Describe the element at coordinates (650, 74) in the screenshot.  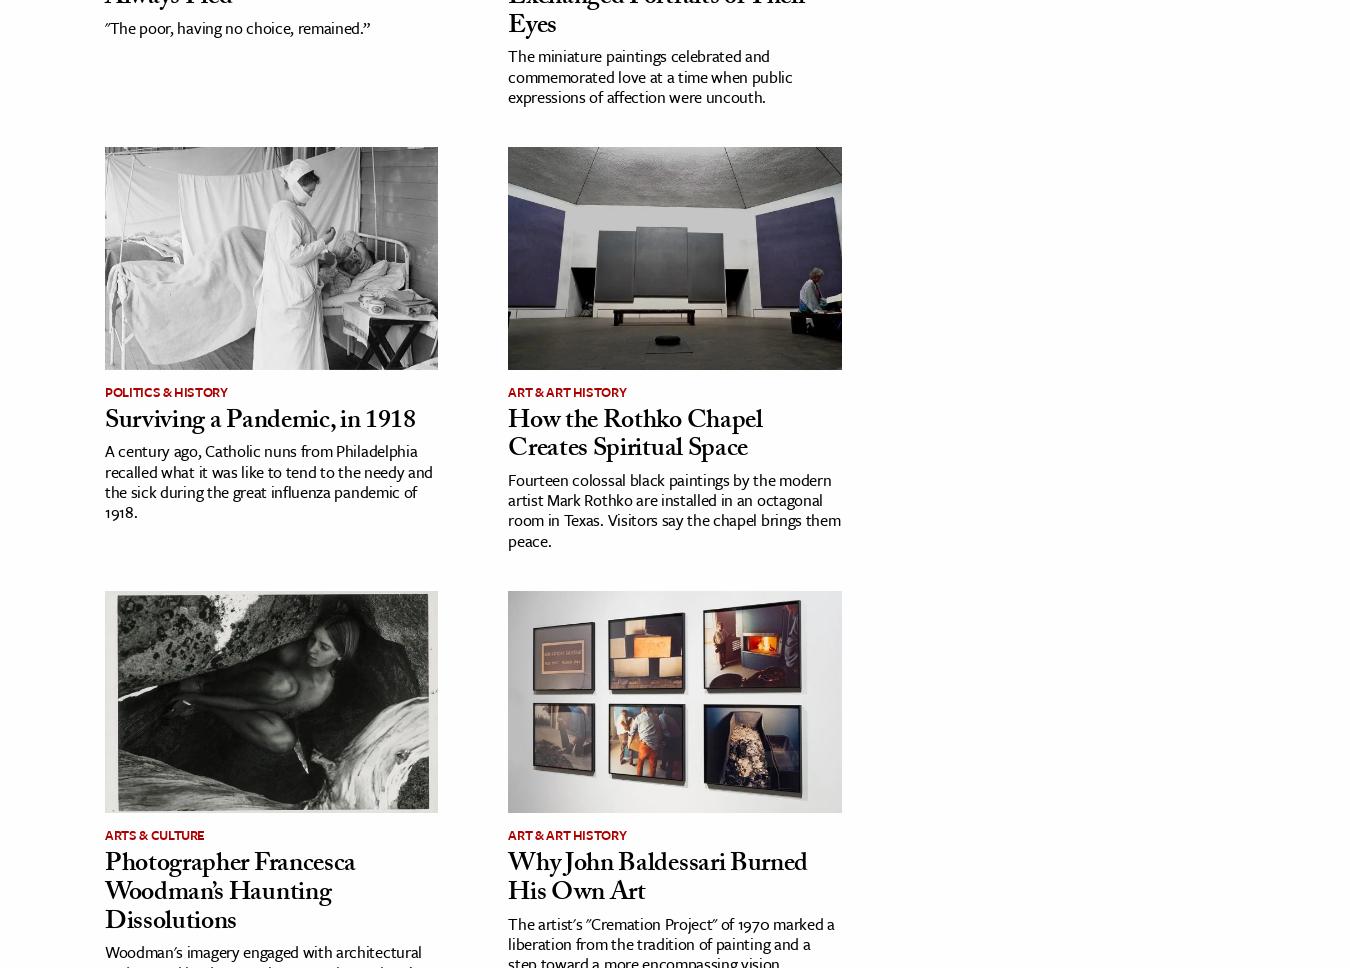
I see `'The miniature paintings celebrated and commemorated love at a time when public expressions of affection were uncouth.'` at that location.